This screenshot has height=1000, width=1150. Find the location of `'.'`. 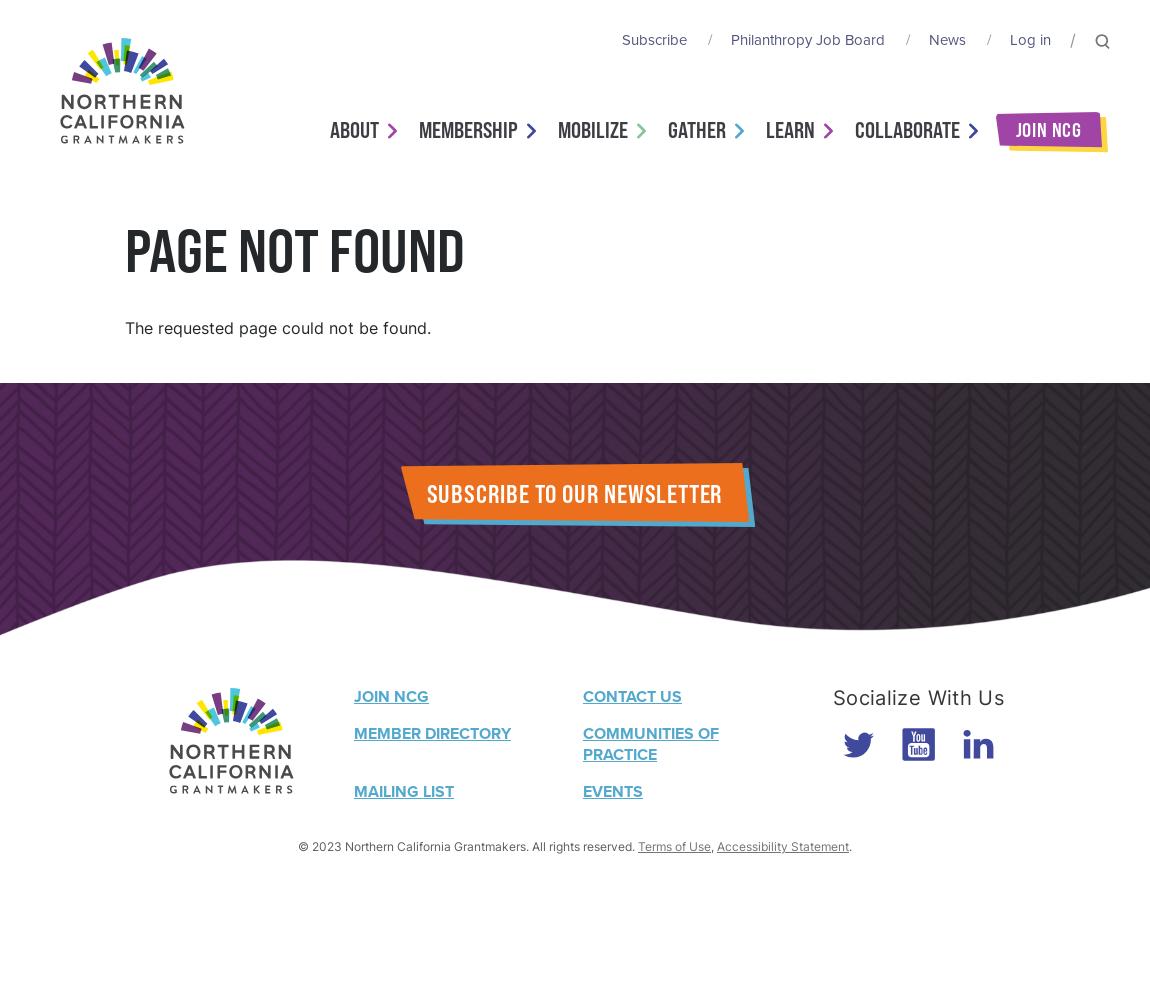

'.' is located at coordinates (849, 845).